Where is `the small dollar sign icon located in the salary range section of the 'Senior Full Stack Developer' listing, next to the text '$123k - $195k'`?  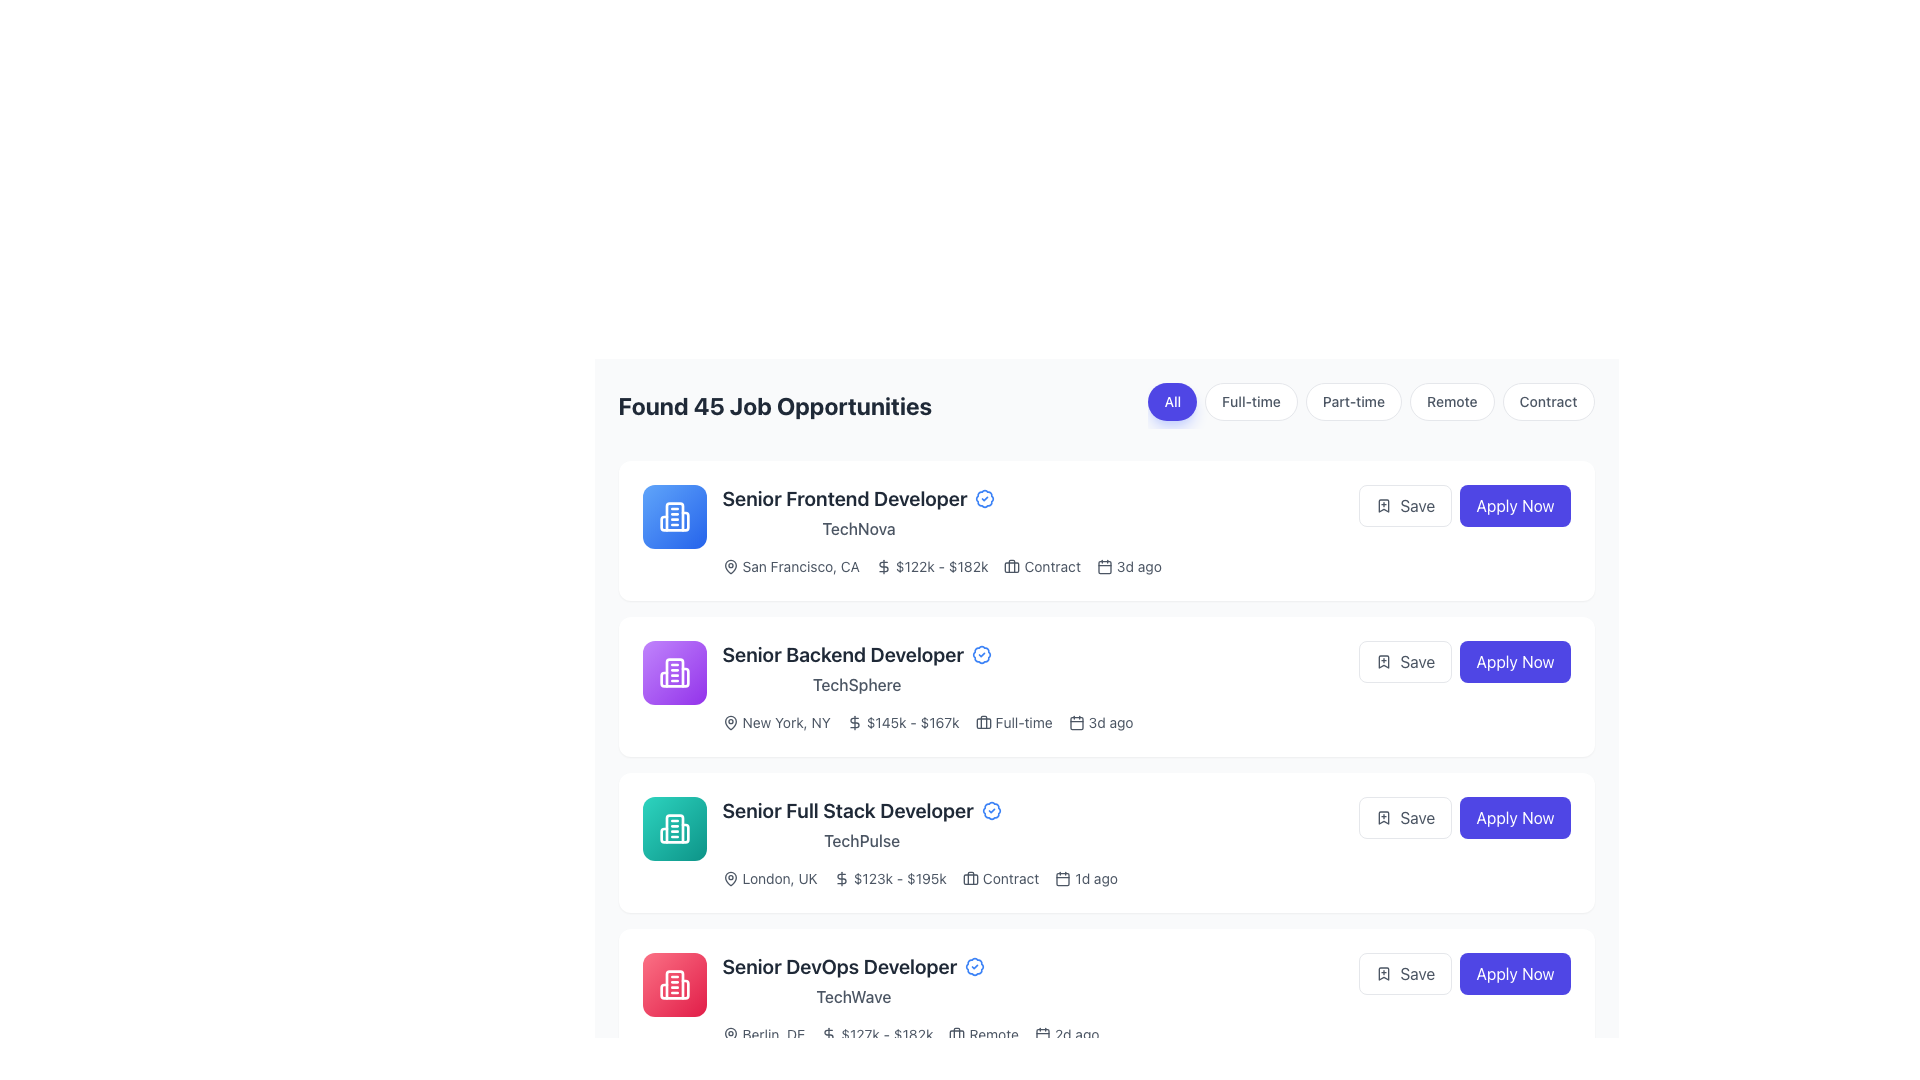 the small dollar sign icon located in the salary range section of the 'Senior Full Stack Developer' listing, next to the text '$123k - $195k' is located at coordinates (841, 878).